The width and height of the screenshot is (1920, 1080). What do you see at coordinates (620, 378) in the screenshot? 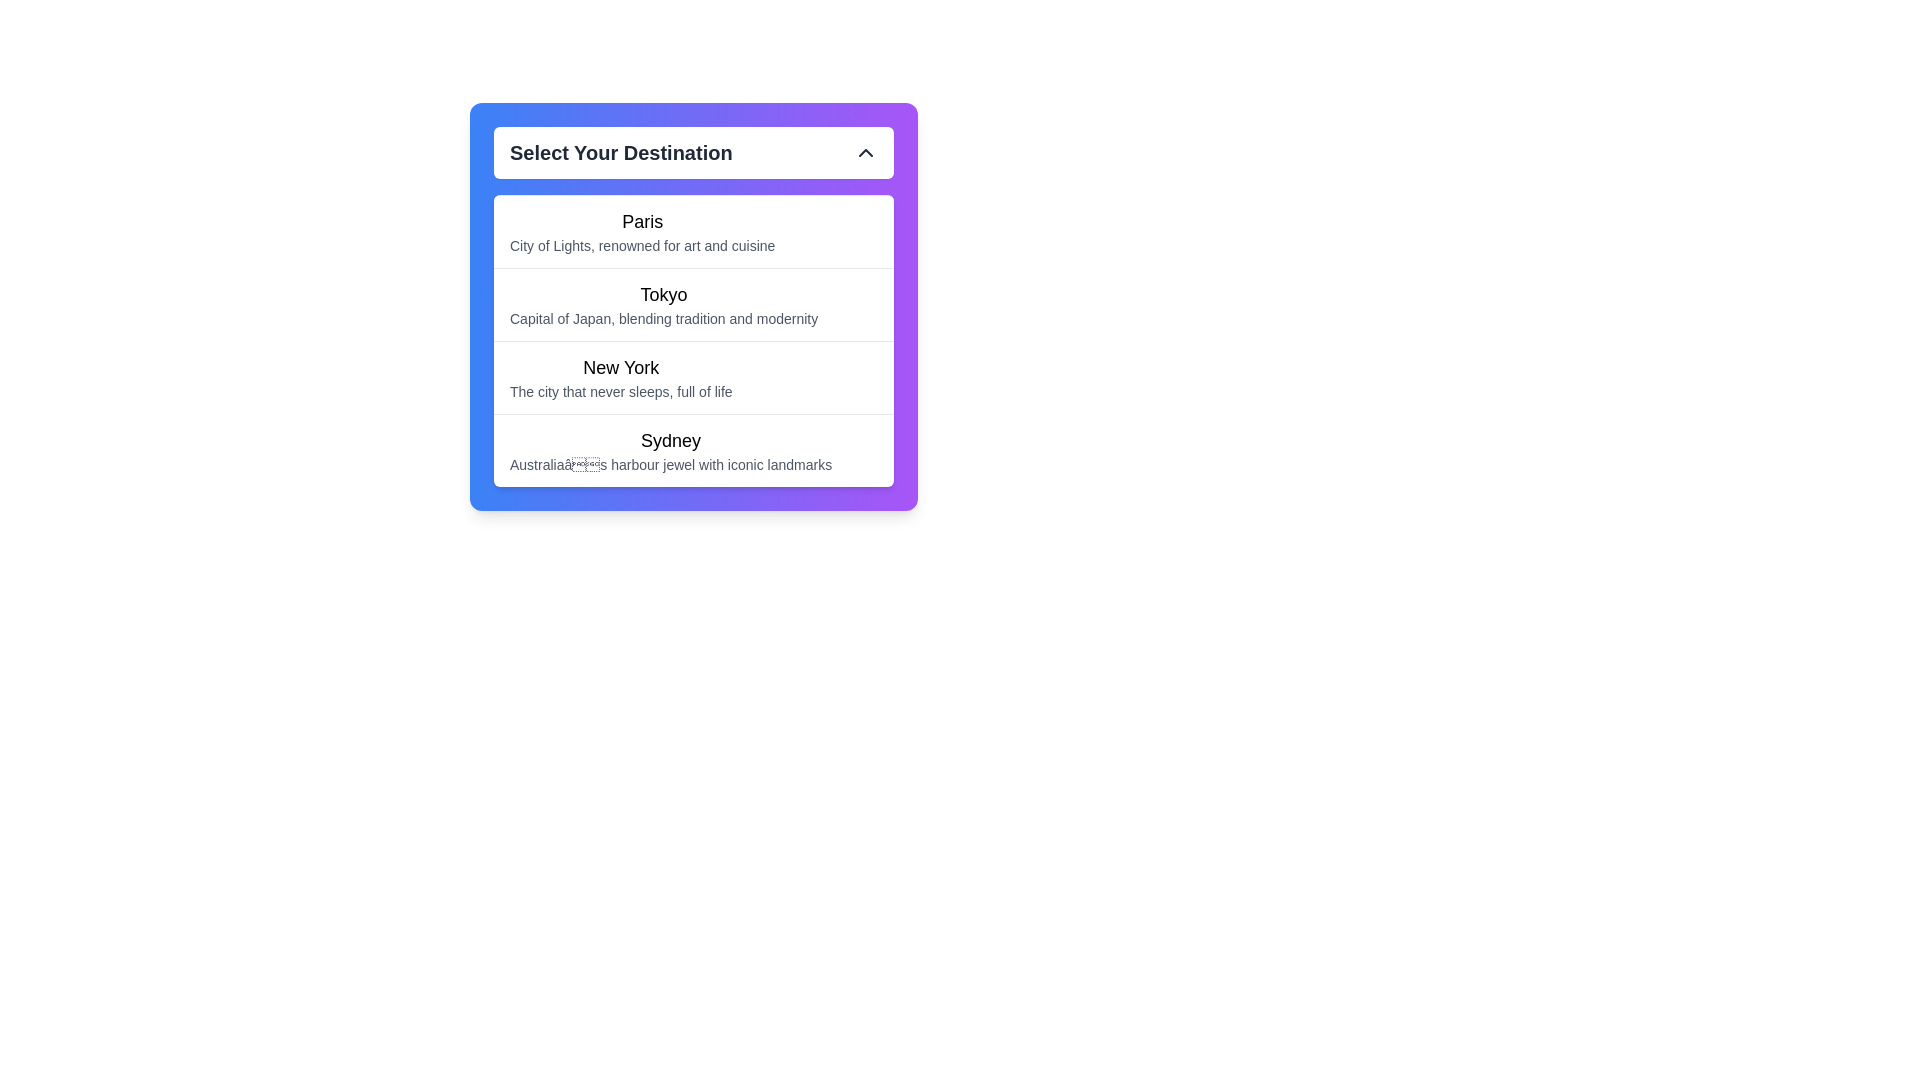
I see `the list item that displays information about New York` at bounding box center [620, 378].